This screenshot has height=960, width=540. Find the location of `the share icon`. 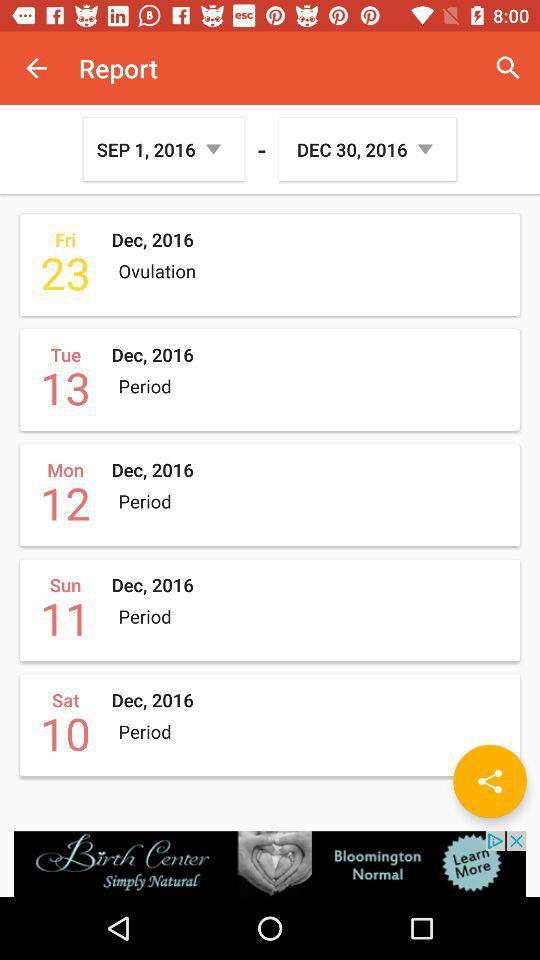

the share icon is located at coordinates (489, 781).